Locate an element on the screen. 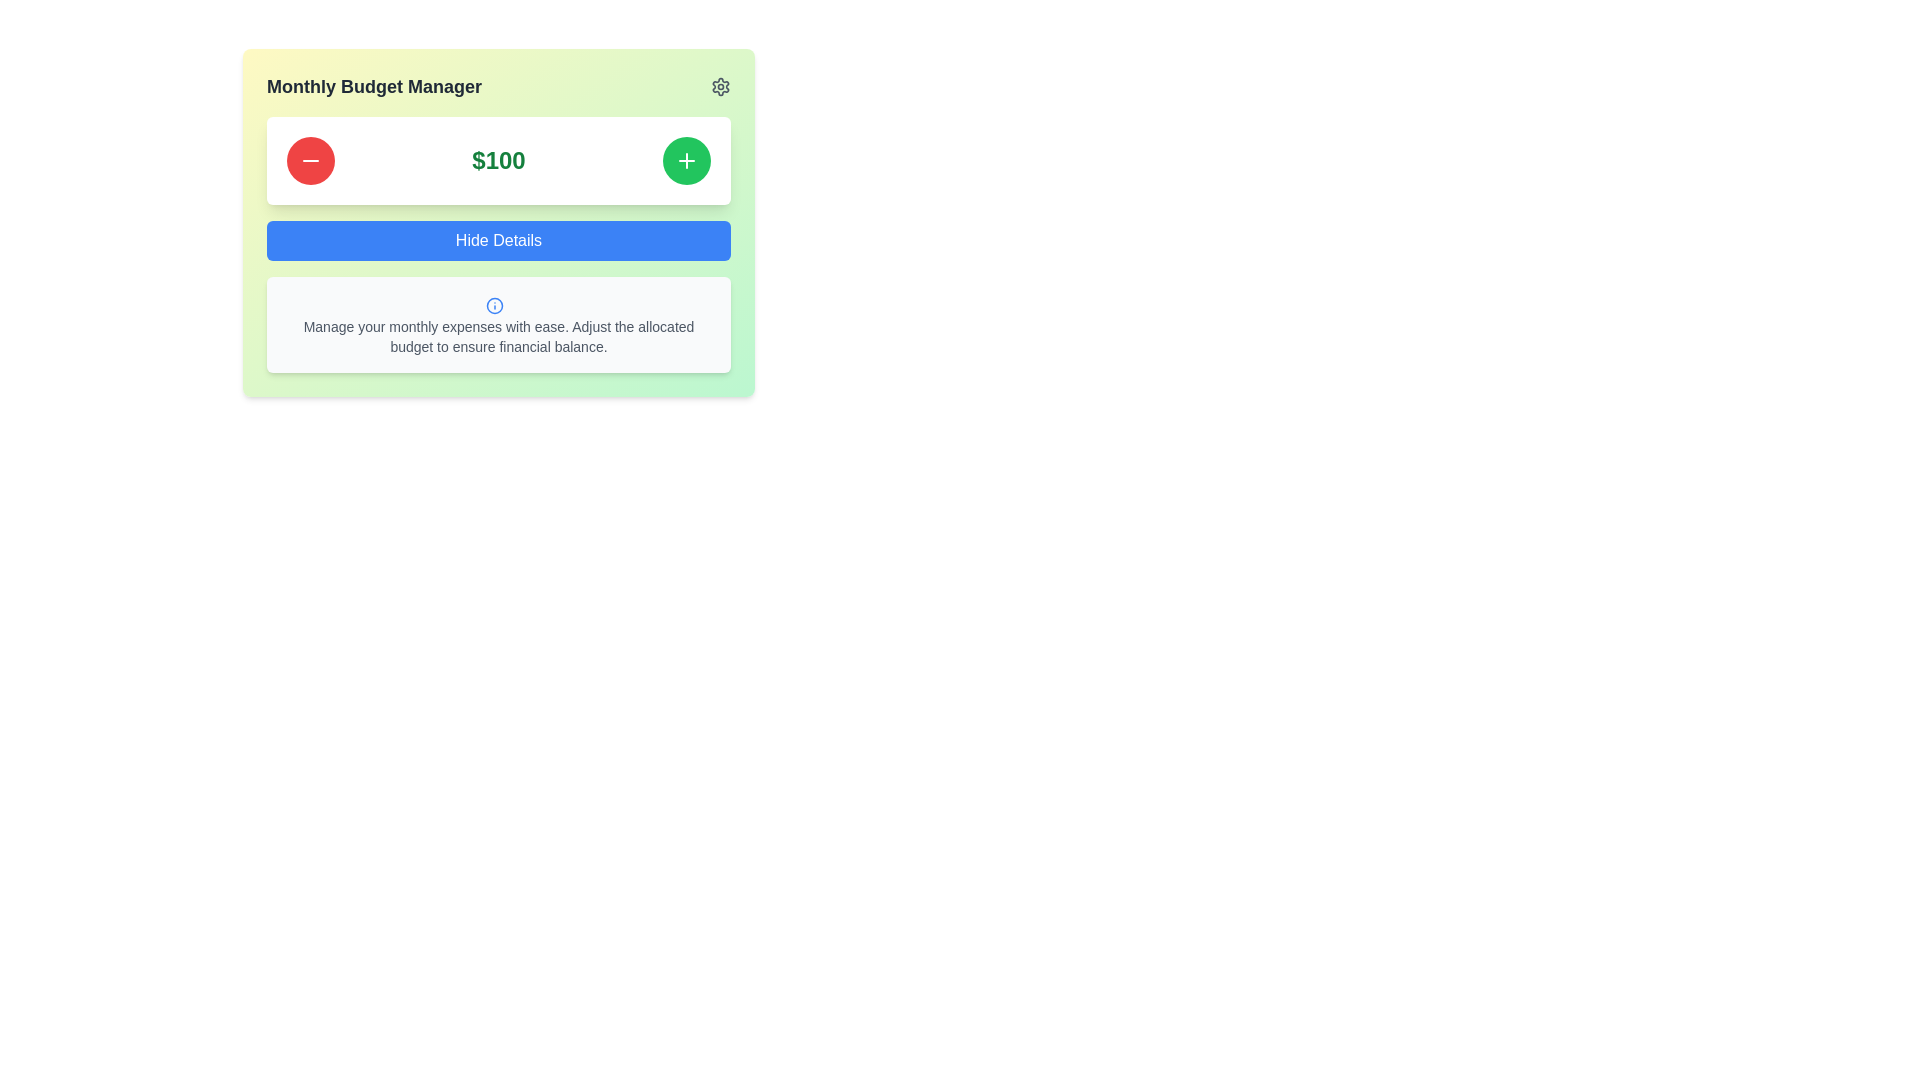 The height and width of the screenshot is (1080, 1920). the circular red button with a white horizontal line symbol to decrement the value, located to the left of the green dollar amount and the '+' button is located at coordinates (310, 160).